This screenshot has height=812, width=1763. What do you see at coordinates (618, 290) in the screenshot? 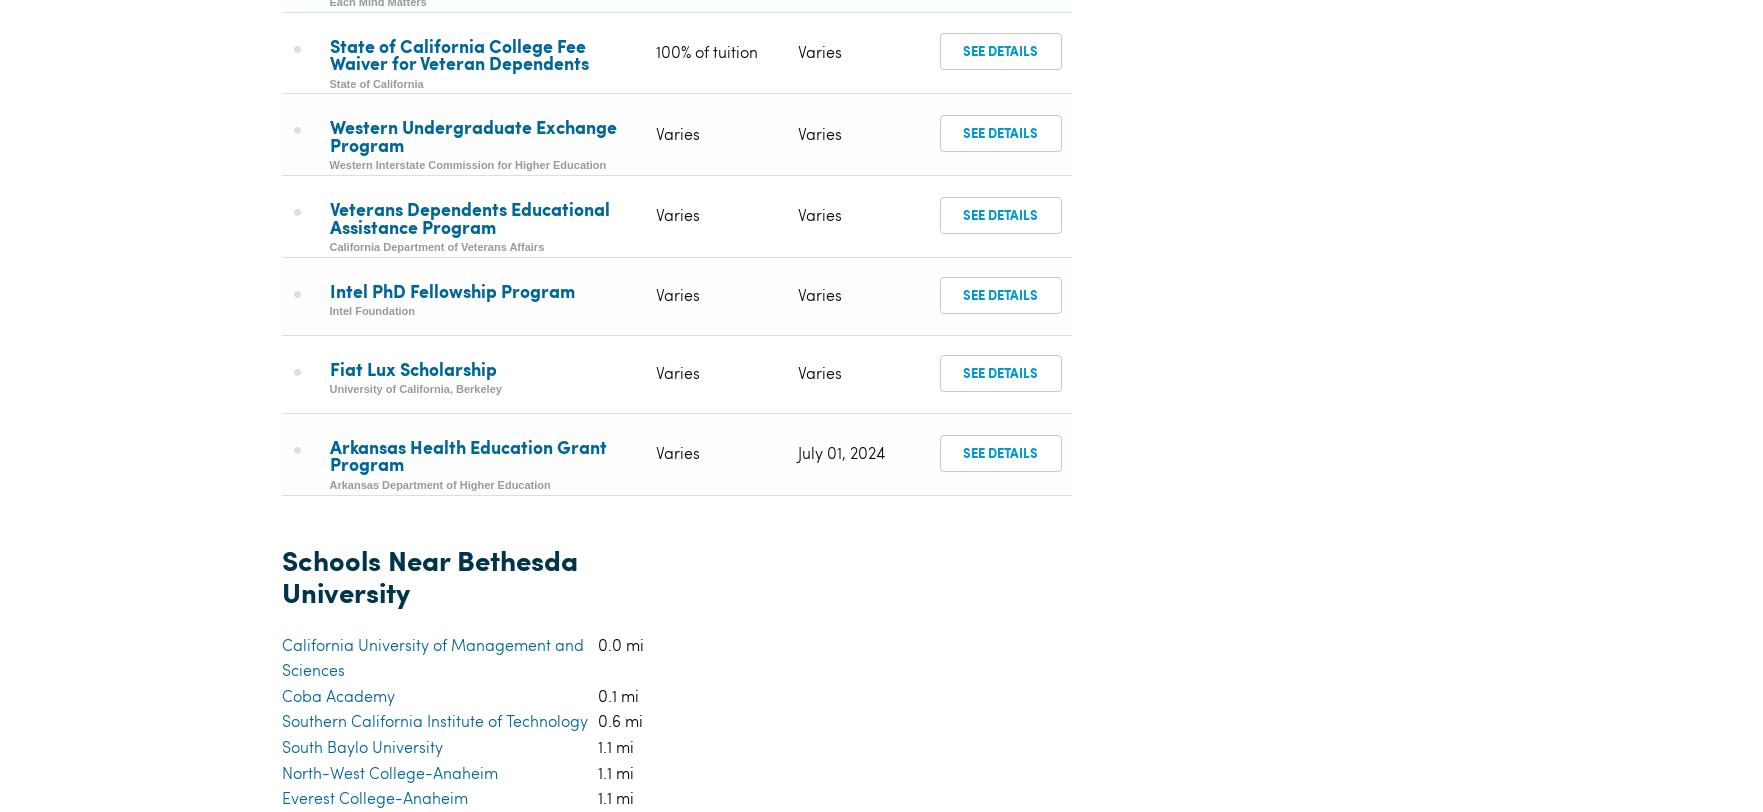
I see `'0.1
mi'` at bounding box center [618, 290].